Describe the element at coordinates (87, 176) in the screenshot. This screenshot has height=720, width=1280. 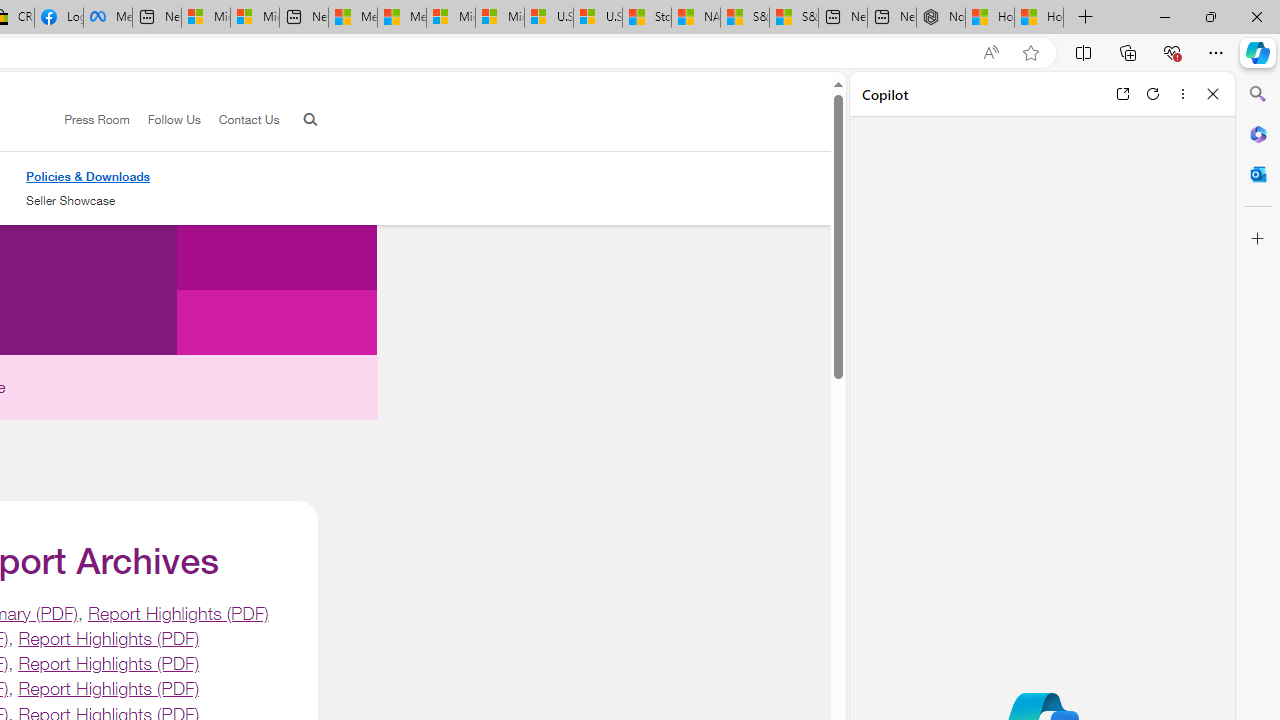
I see `'Policies & Downloads'` at that location.